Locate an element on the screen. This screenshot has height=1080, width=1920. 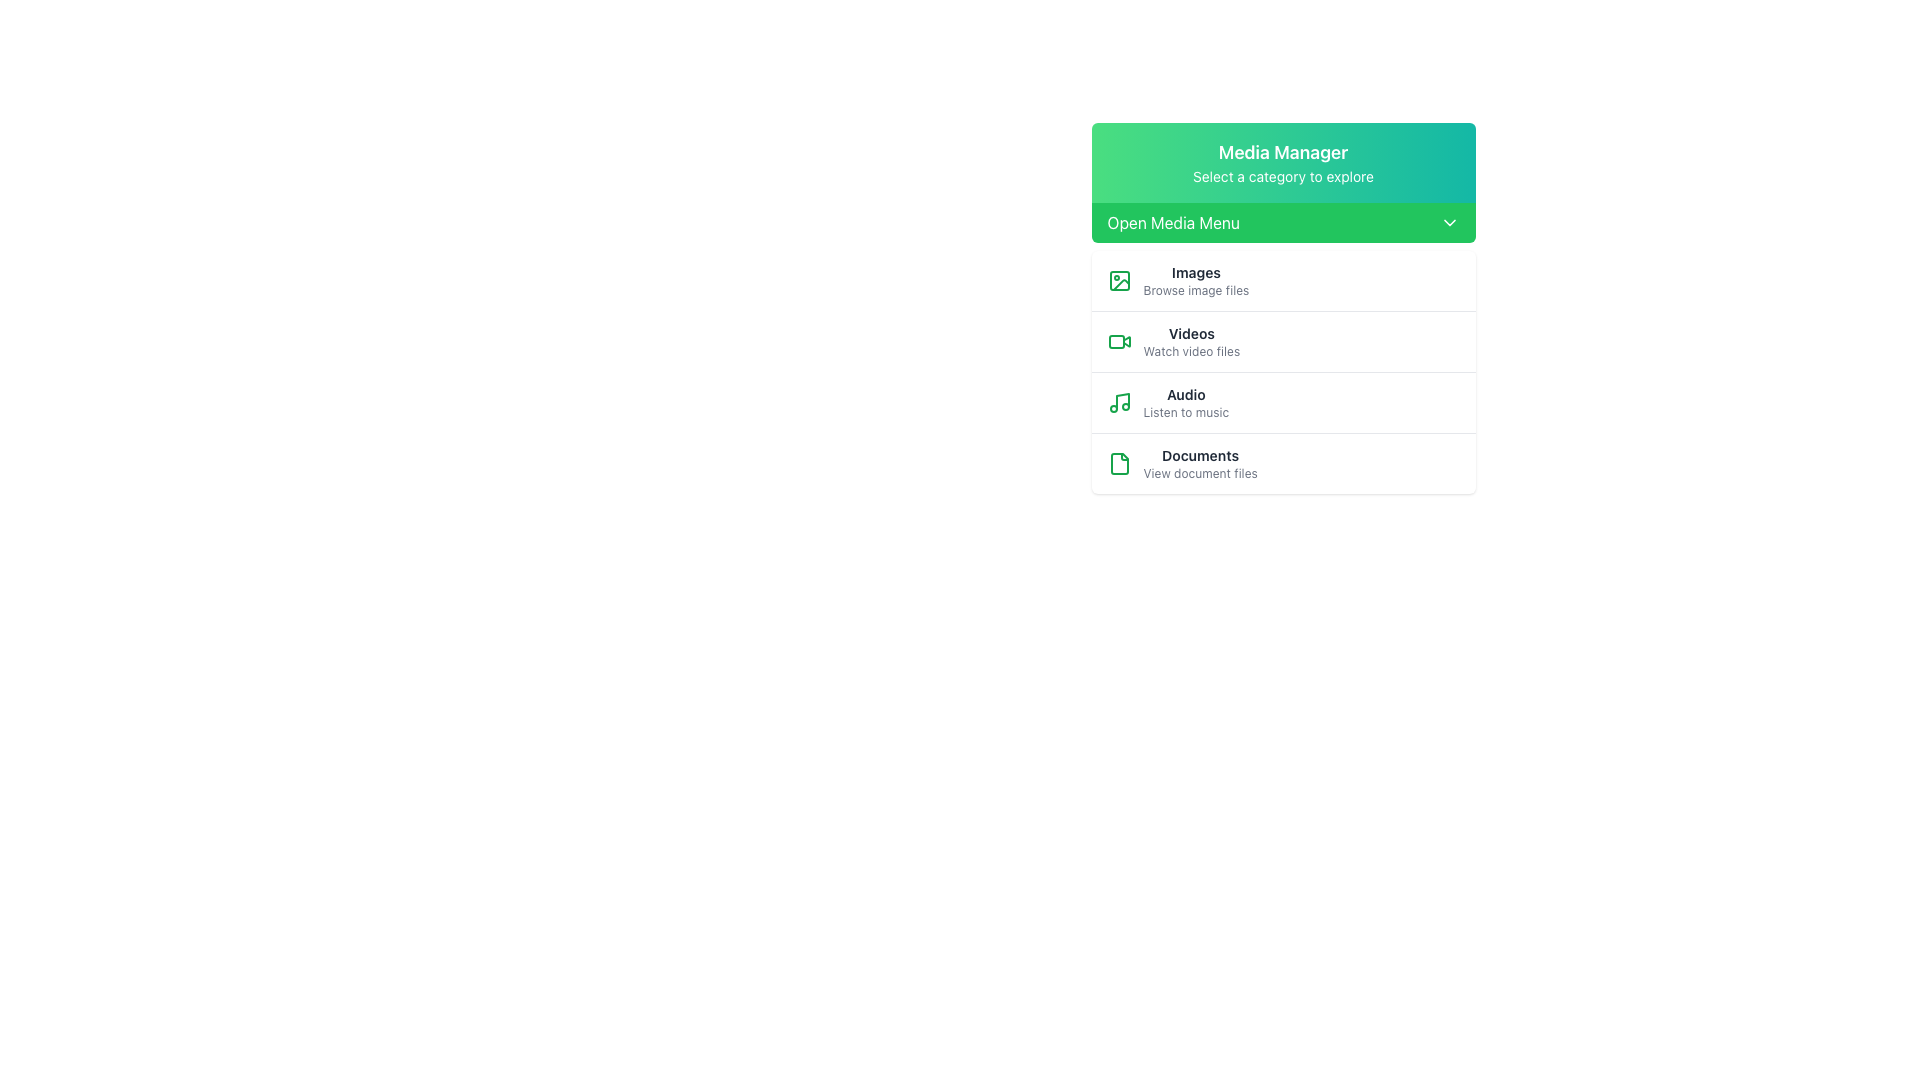
the descriptive text element located in the 'Media Manager' dropdown panel, which provides information about the 'Documents' category is located at coordinates (1200, 474).